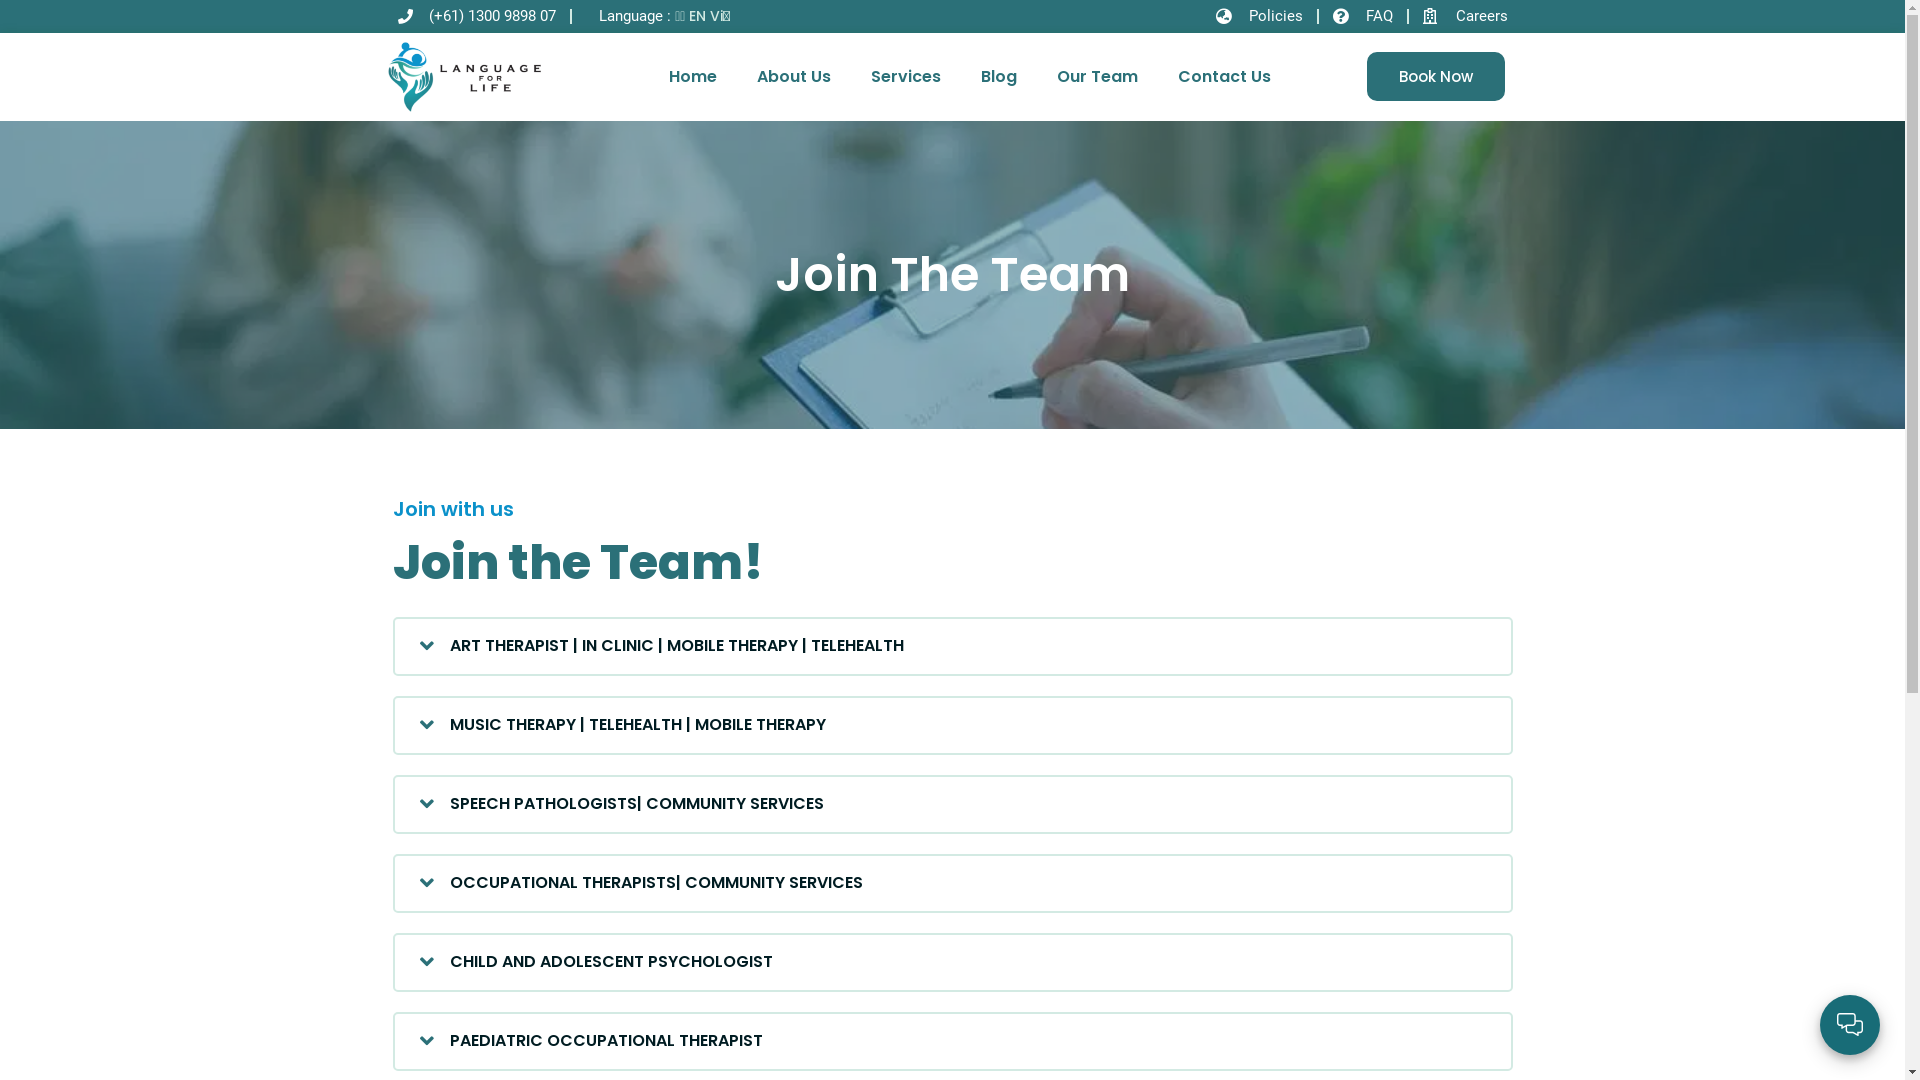 This screenshot has height=1080, width=1920. What do you see at coordinates (905, 76) in the screenshot?
I see `'Services'` at bounding box center [905, 76].